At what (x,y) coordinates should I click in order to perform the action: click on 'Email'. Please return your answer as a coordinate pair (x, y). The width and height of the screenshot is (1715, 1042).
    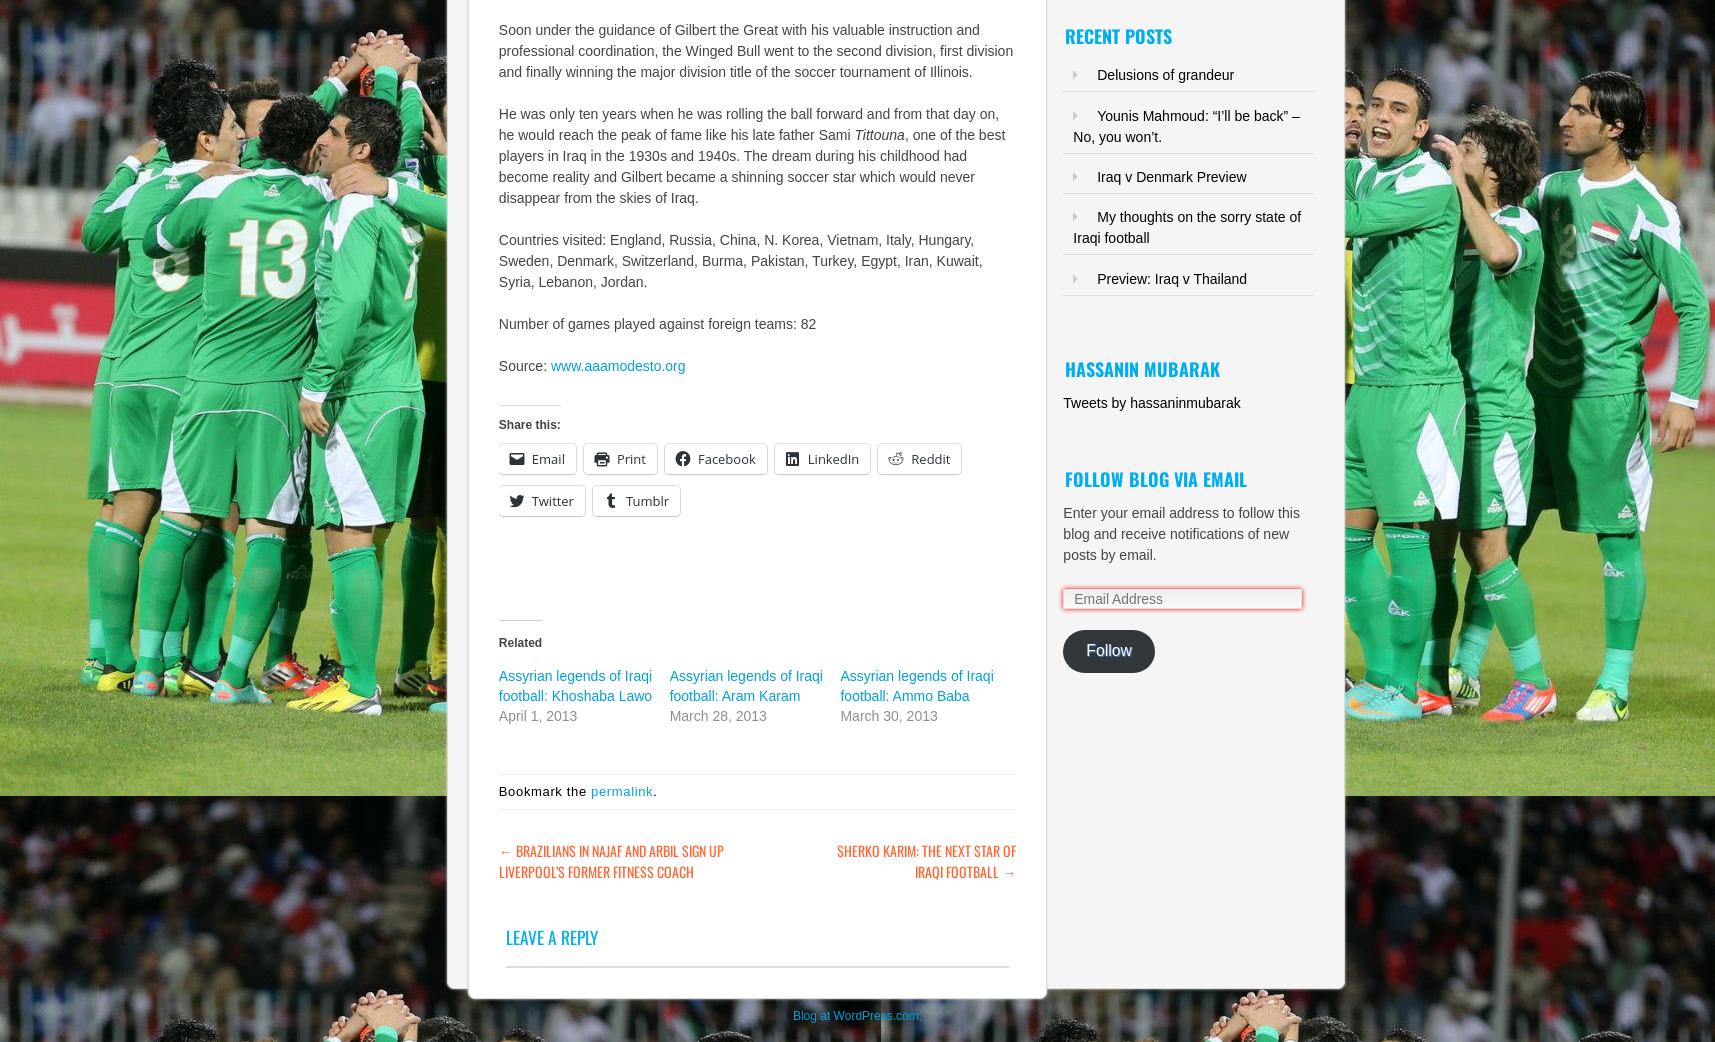
    Looking at the image, I should click on (546, 459).